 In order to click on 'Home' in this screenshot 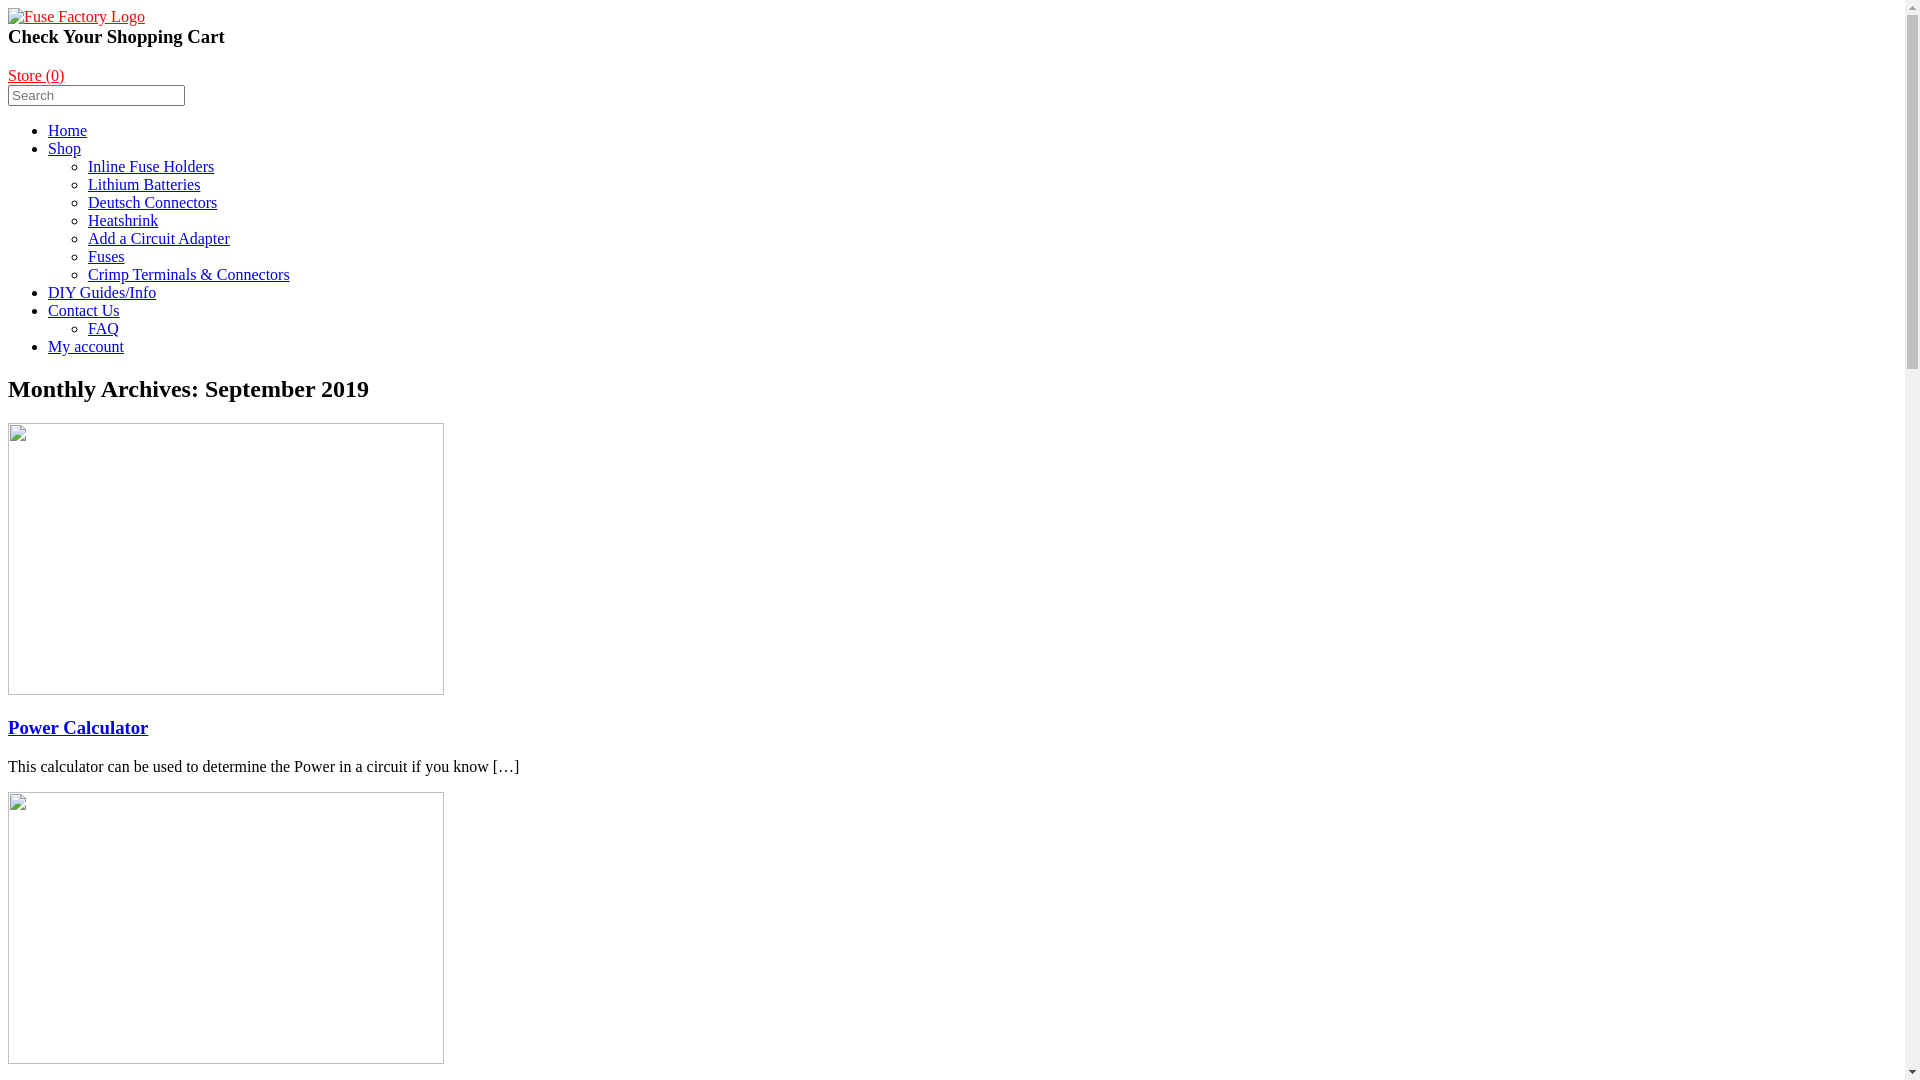, I will do `click(67, 130)`.